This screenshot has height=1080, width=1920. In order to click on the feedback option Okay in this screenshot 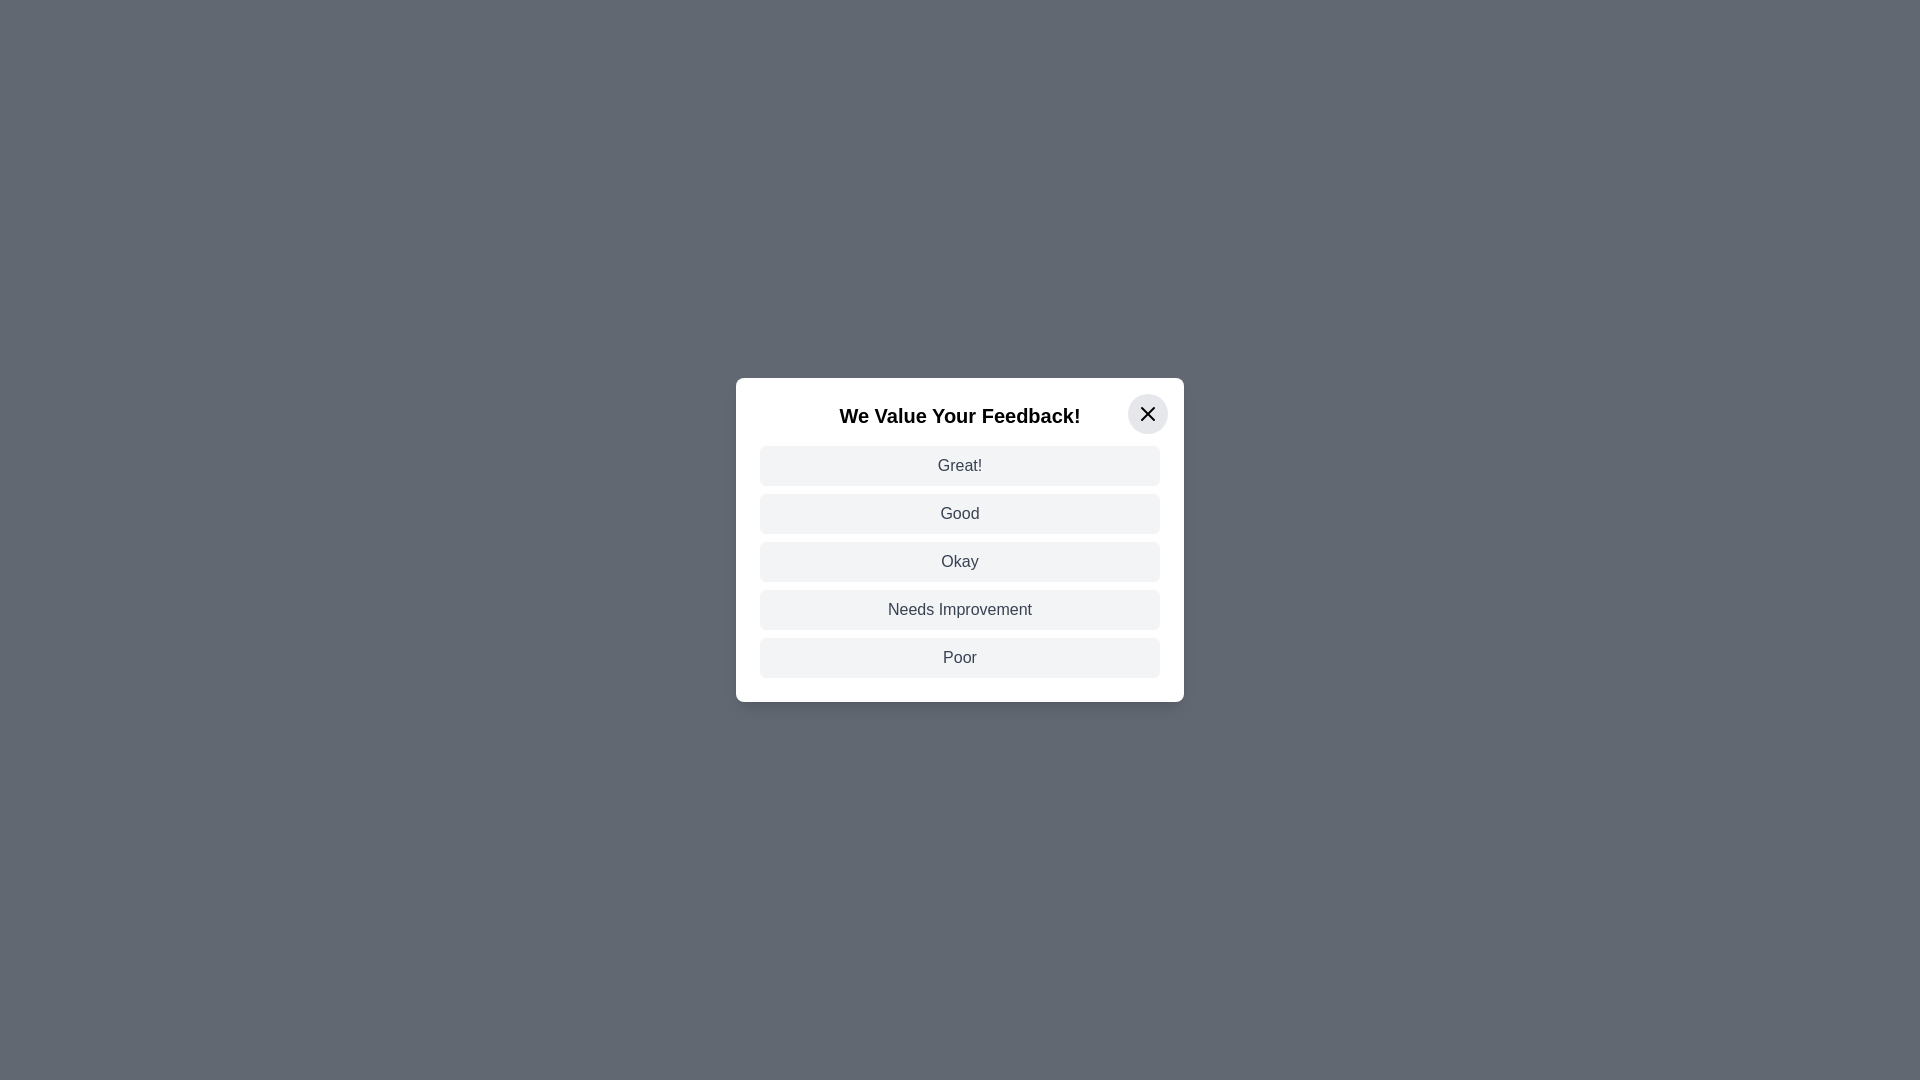, I will do `click(960, 562)`.